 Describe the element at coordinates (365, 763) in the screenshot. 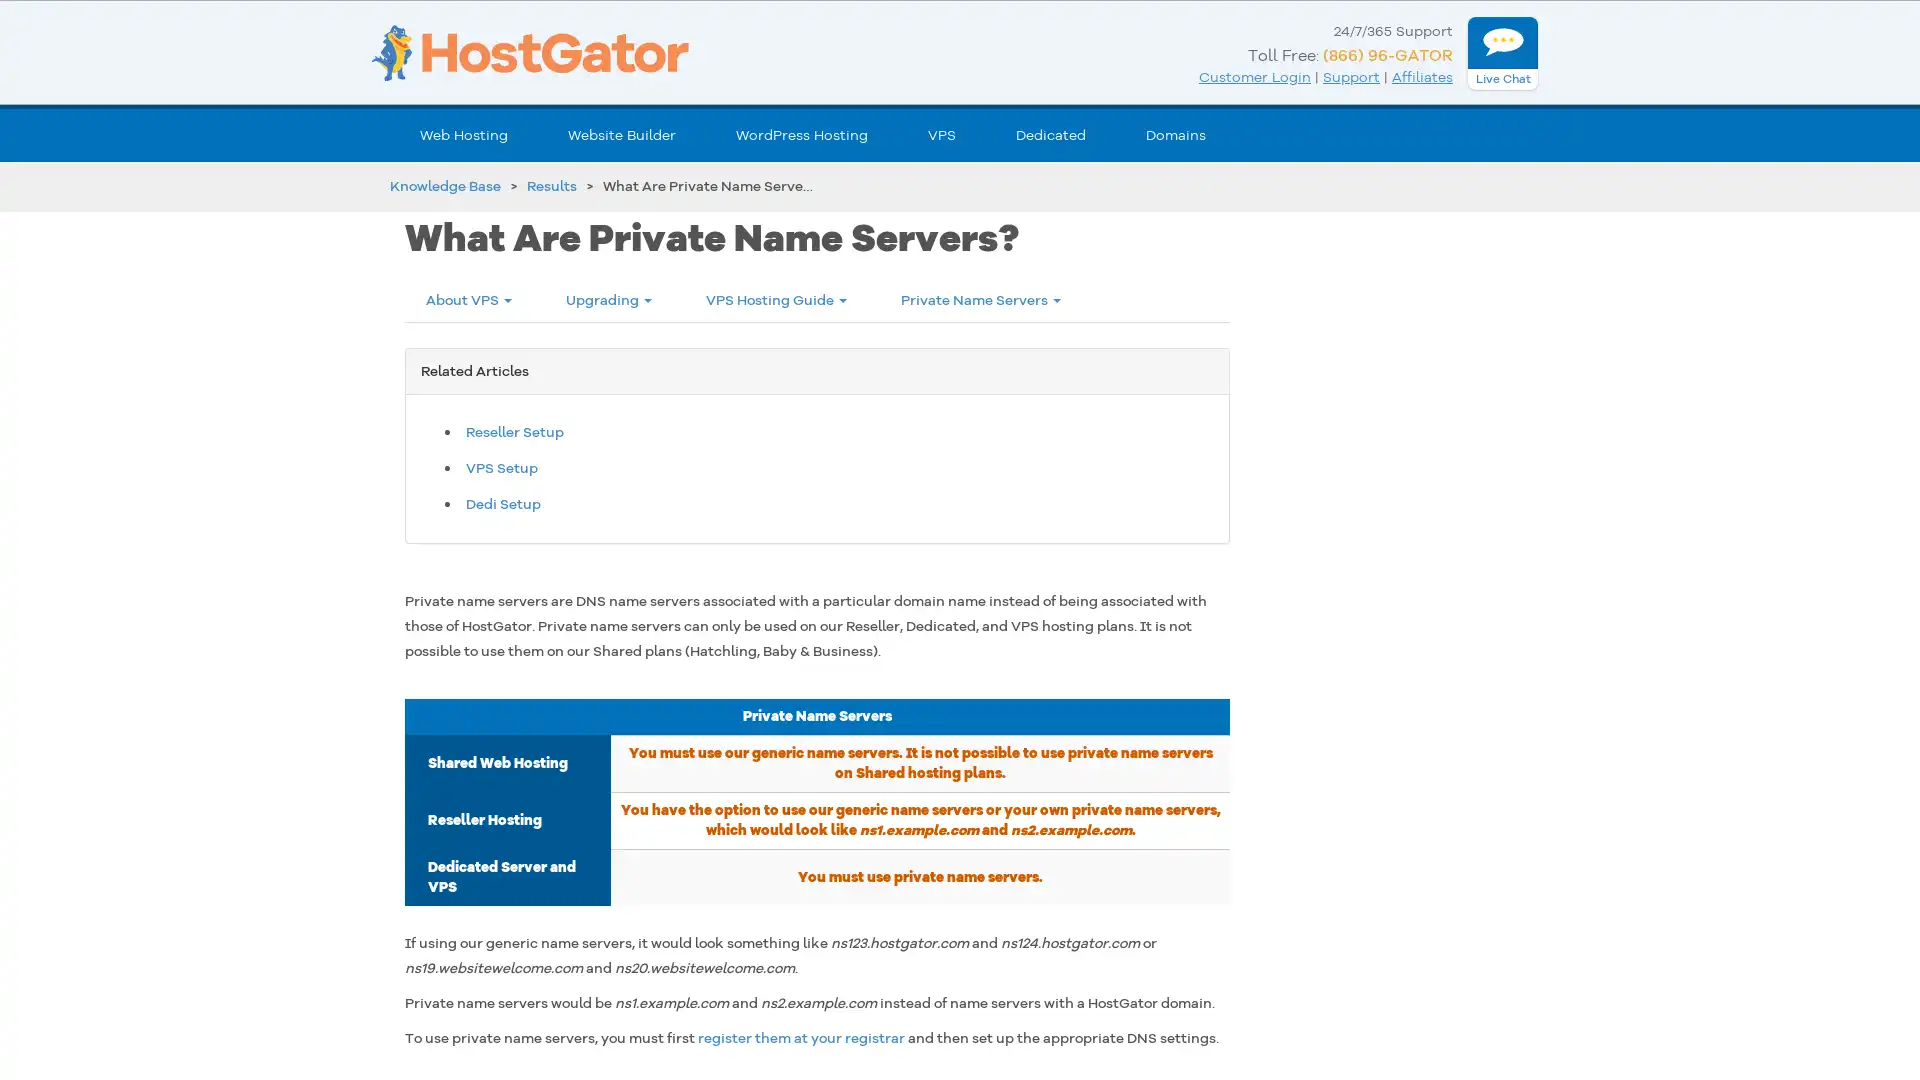

I see `Close` at that location.